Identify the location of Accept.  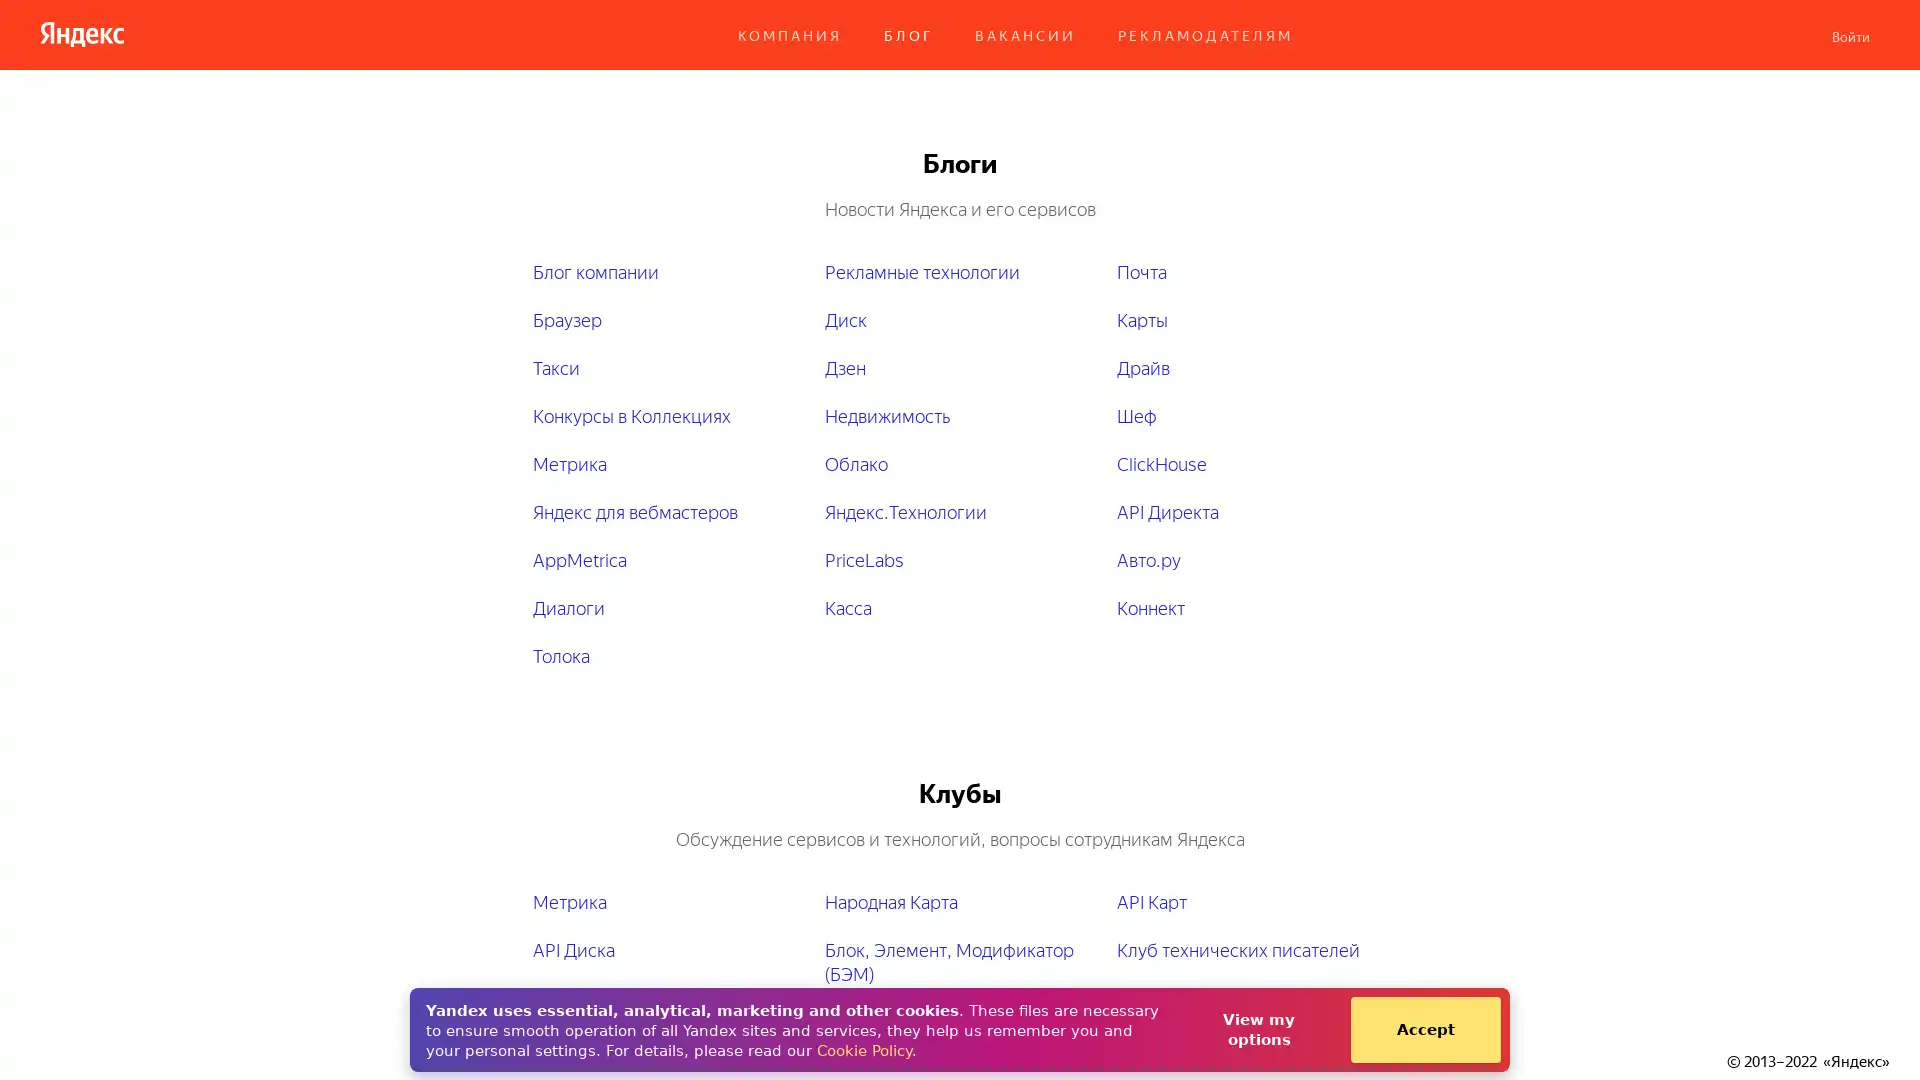
(1424, 1029).